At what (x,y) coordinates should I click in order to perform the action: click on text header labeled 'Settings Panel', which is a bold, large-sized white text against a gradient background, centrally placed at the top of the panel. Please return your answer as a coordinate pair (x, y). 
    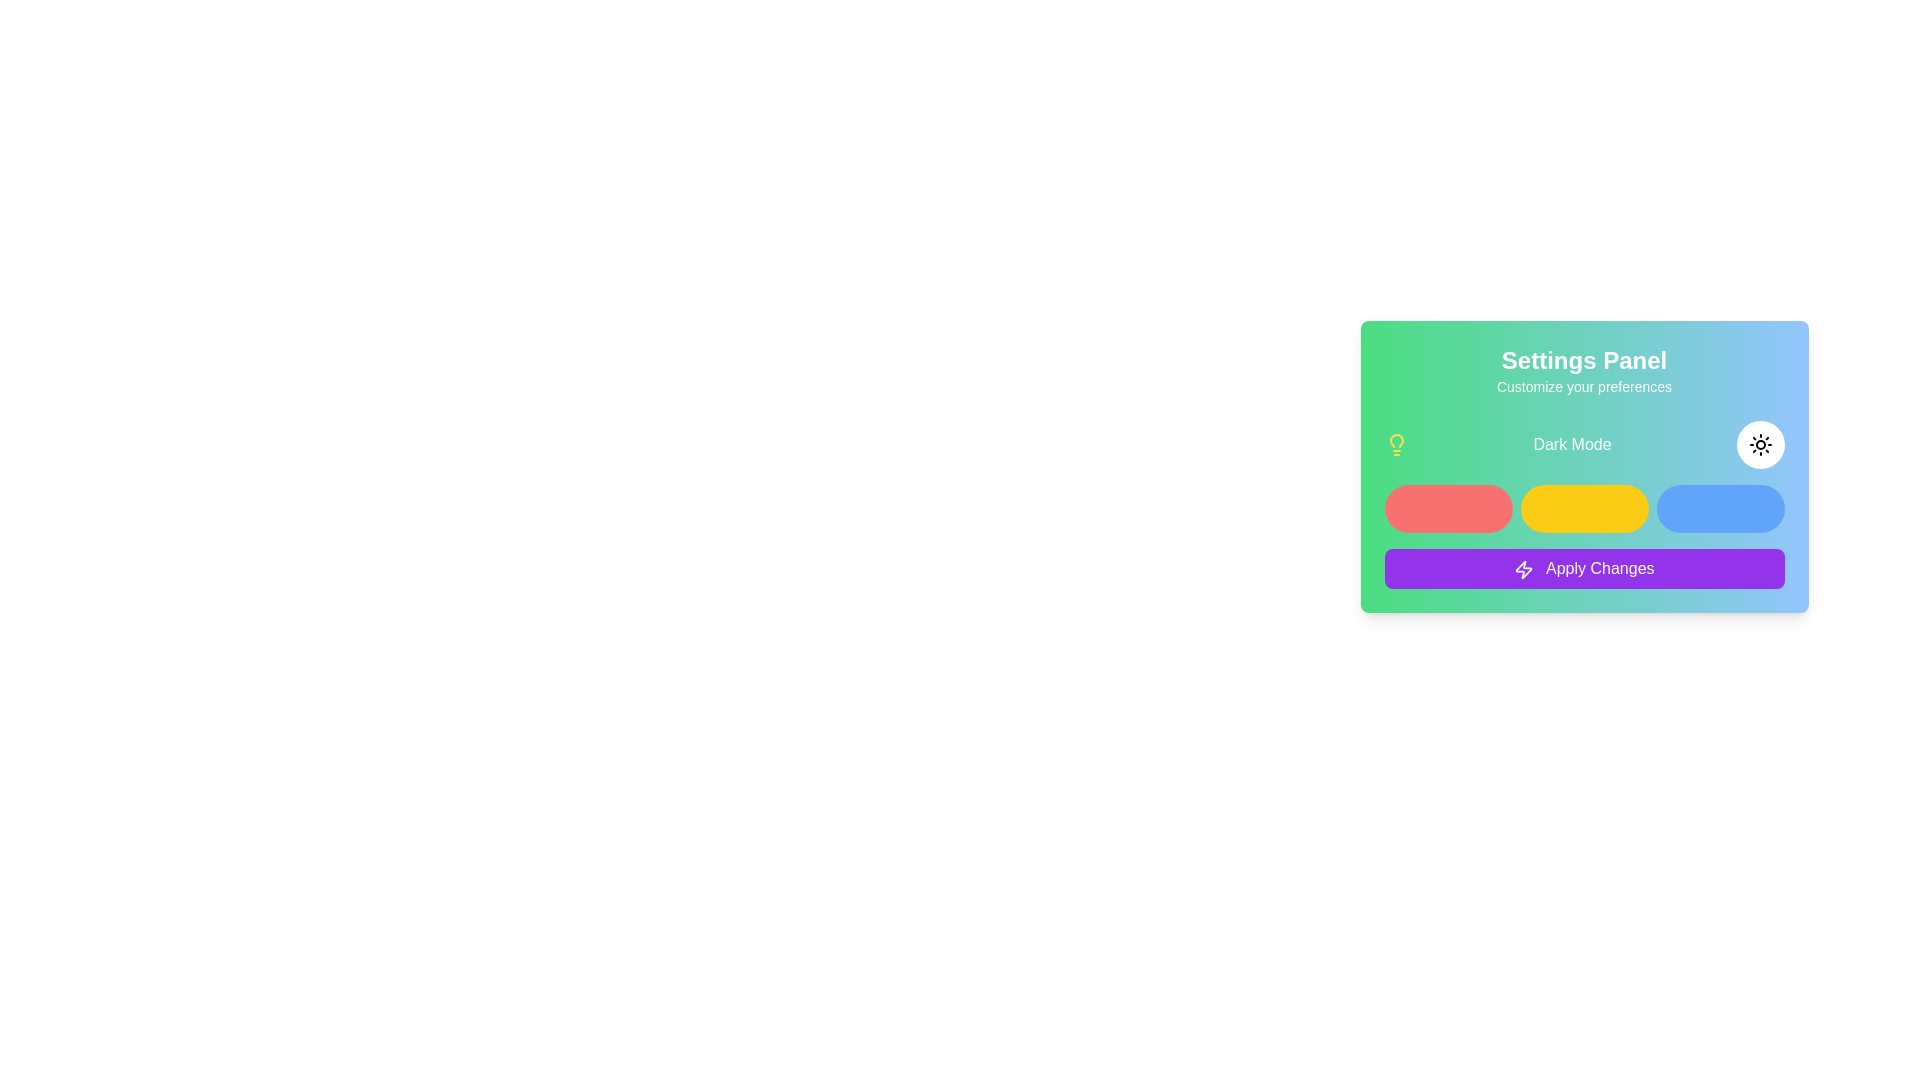
    Looking at the image, I should click on (1583, 361).